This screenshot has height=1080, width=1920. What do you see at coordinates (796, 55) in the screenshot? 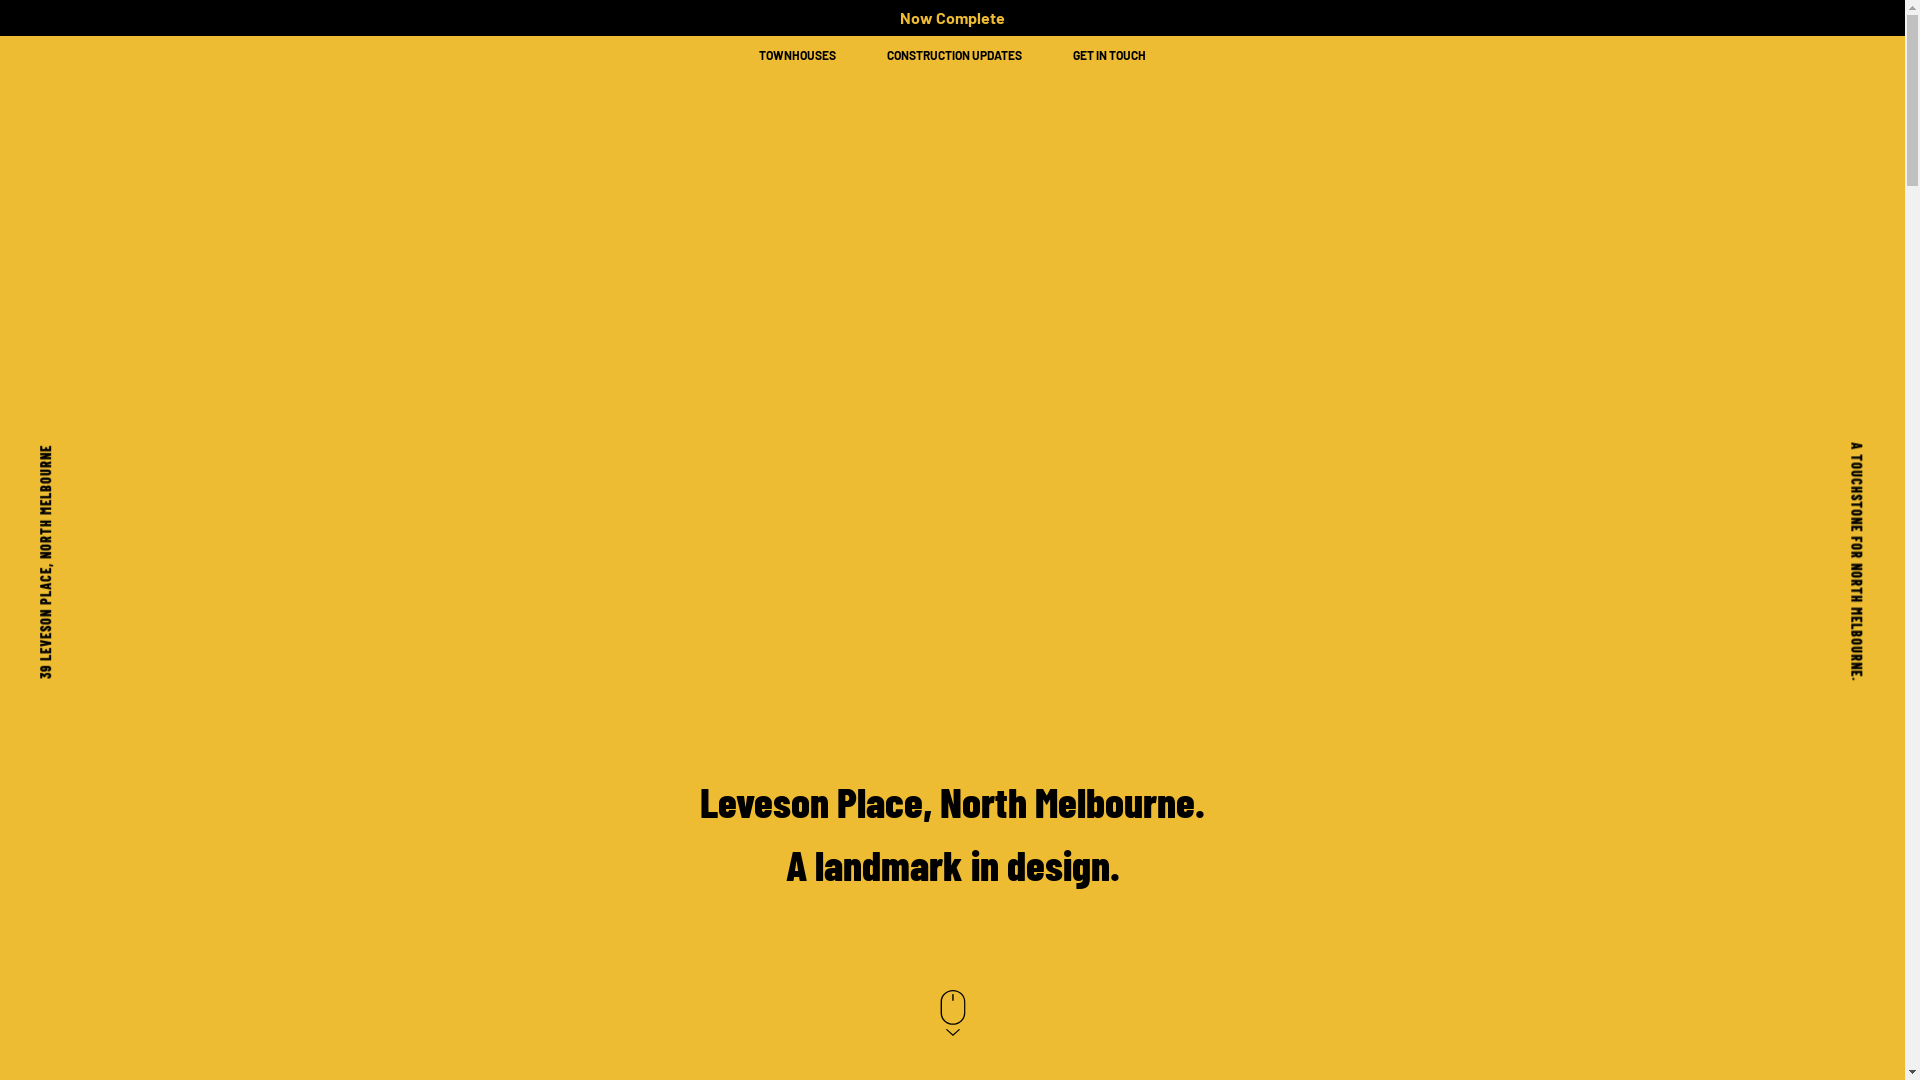
I see `'TOWNHOUSES'` at bounding box center [796, 55].